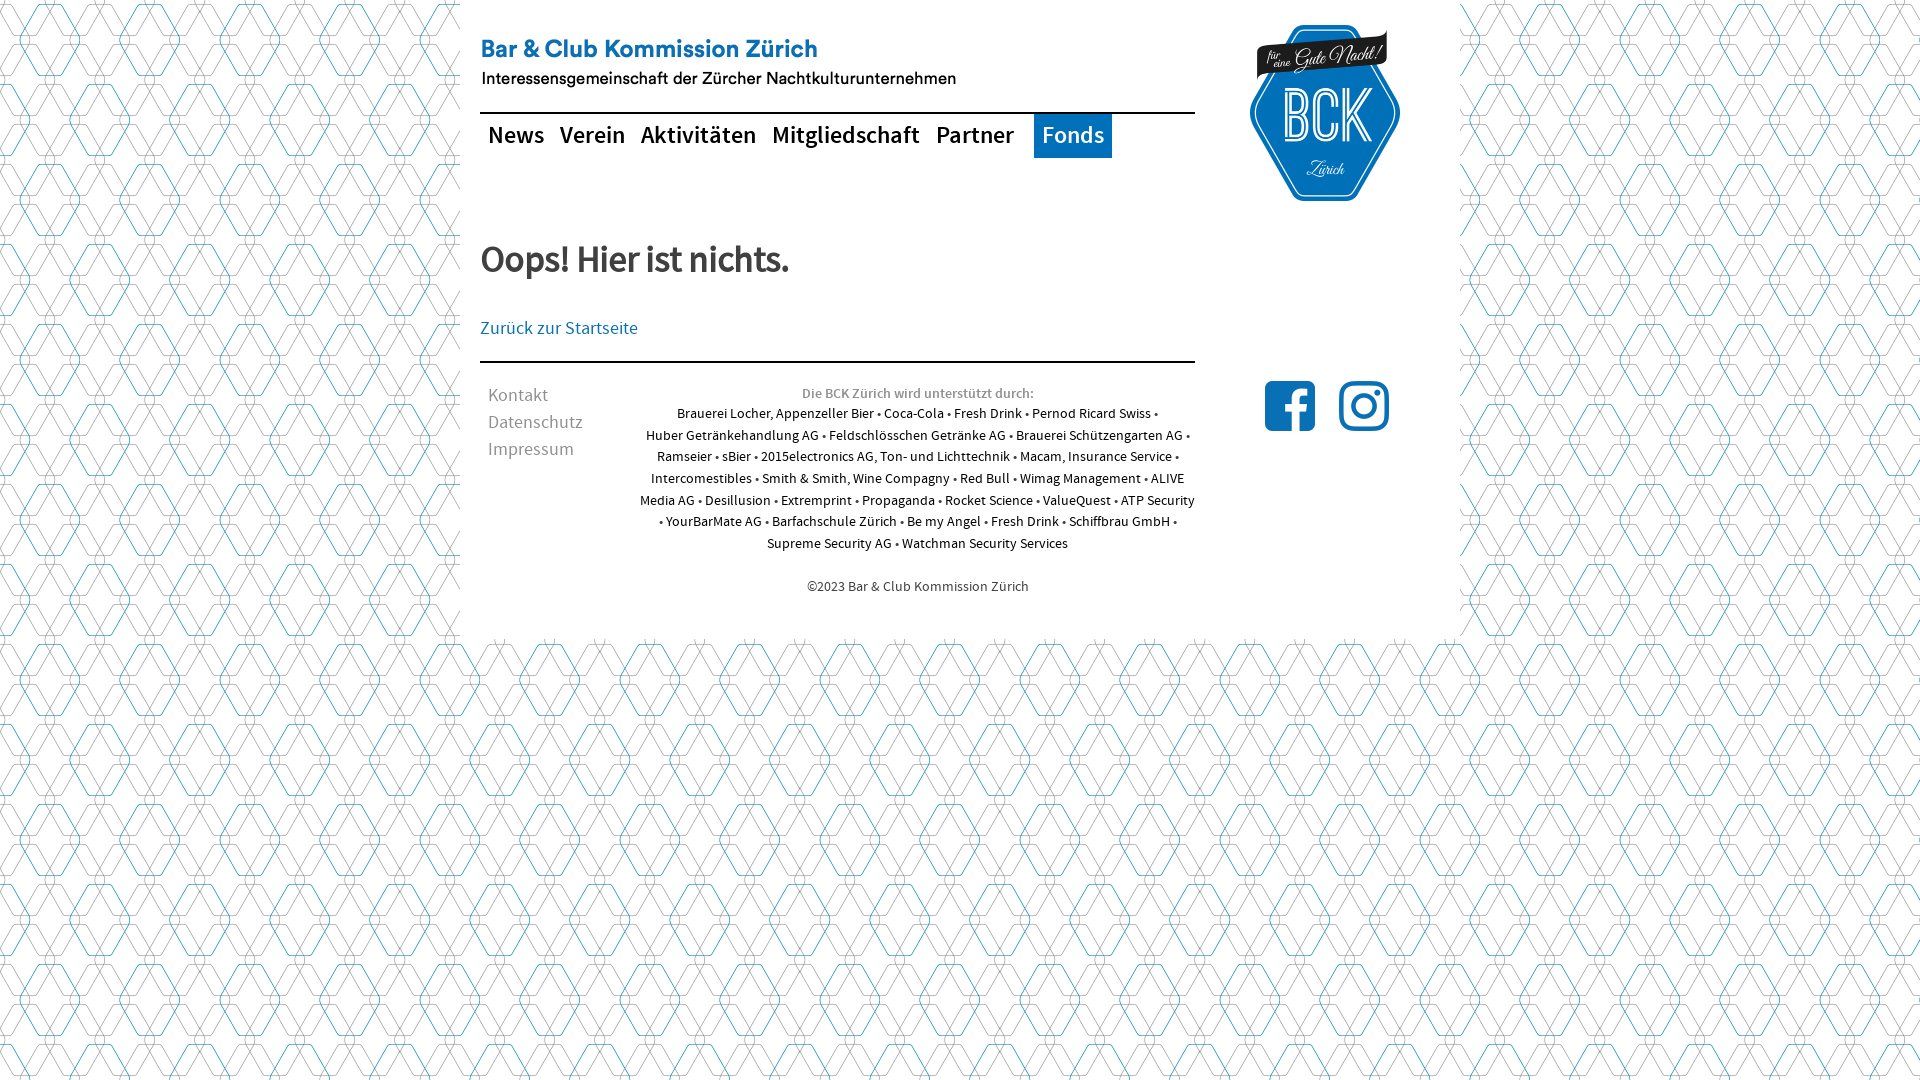 The height and width of the screenshot is (1080, 1920). Describe the element at coordinates (911, 489) in the screenshot. I see `'ALIVE Media AG'` at that location.